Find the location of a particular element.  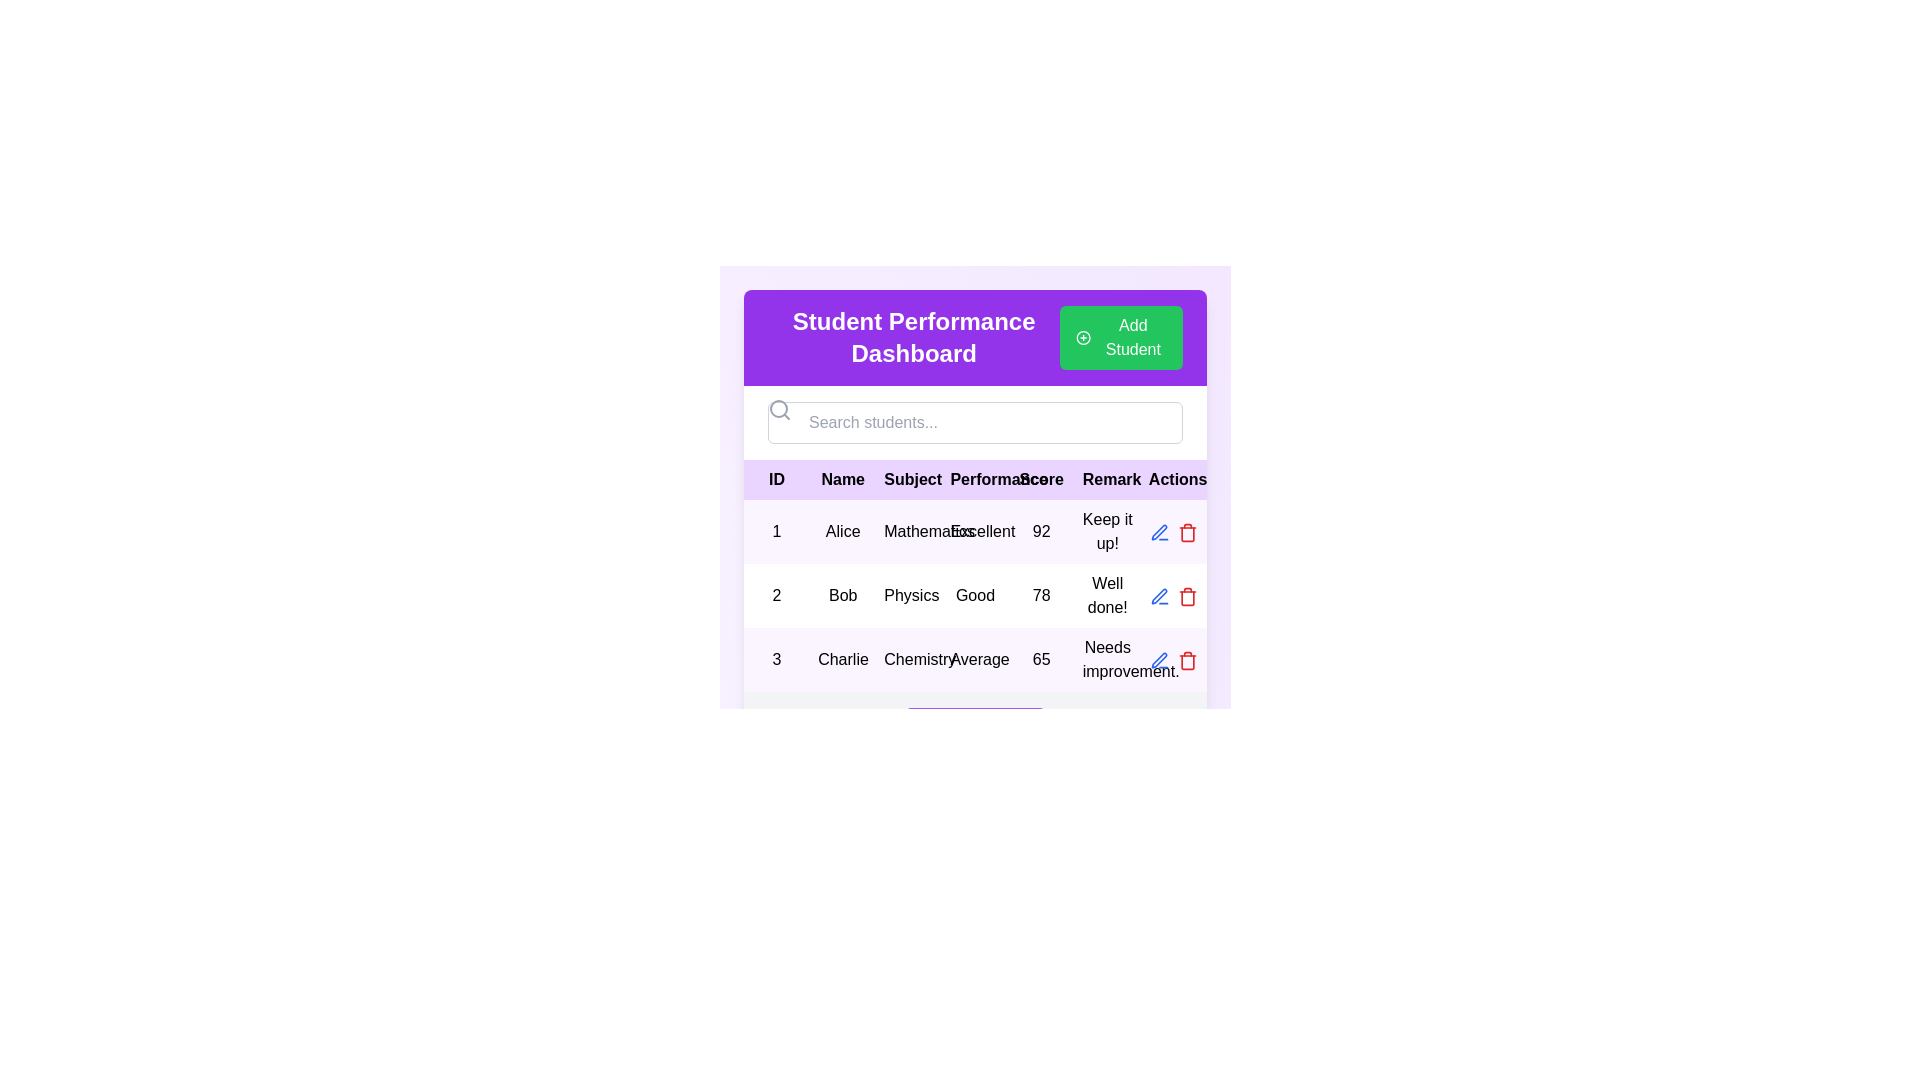

the text component that reads 'Well done!' in bold black font, located in the second row of the table in the 'Remarks' column, aligned with 'Bob' in the 'Name' column and 'Physics' in the 'Subject' column is located at coordinates (1106, 595).